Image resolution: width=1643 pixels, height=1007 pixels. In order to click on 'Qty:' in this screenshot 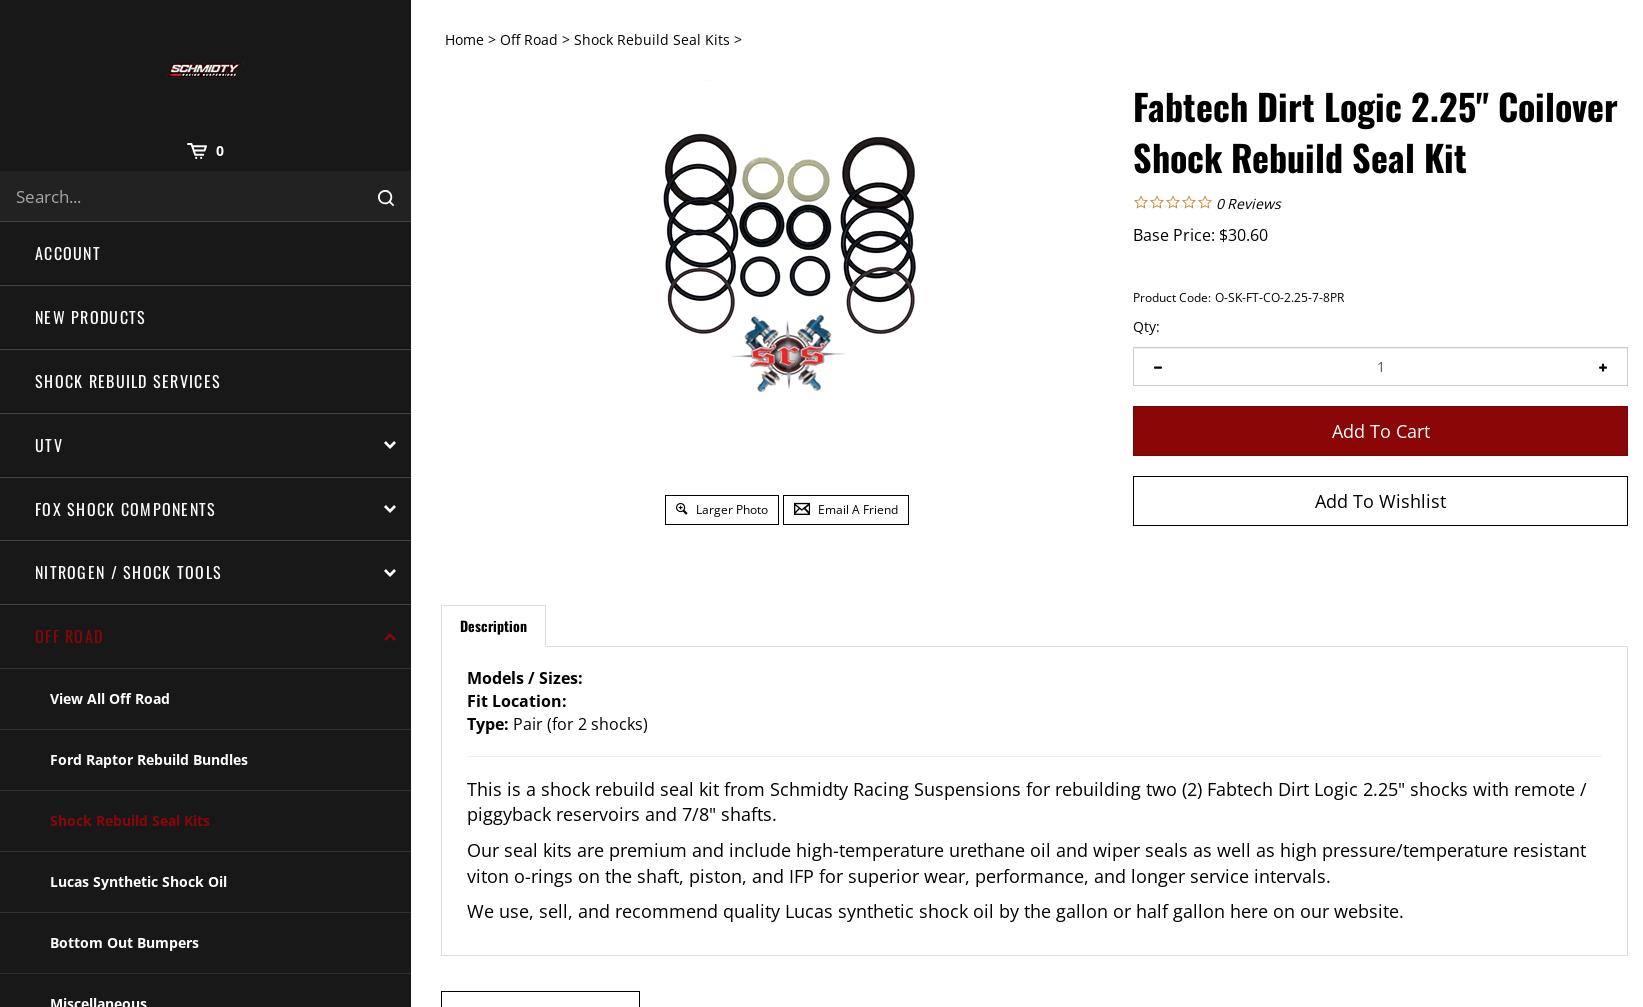, I will do `click(1146, 325)`.